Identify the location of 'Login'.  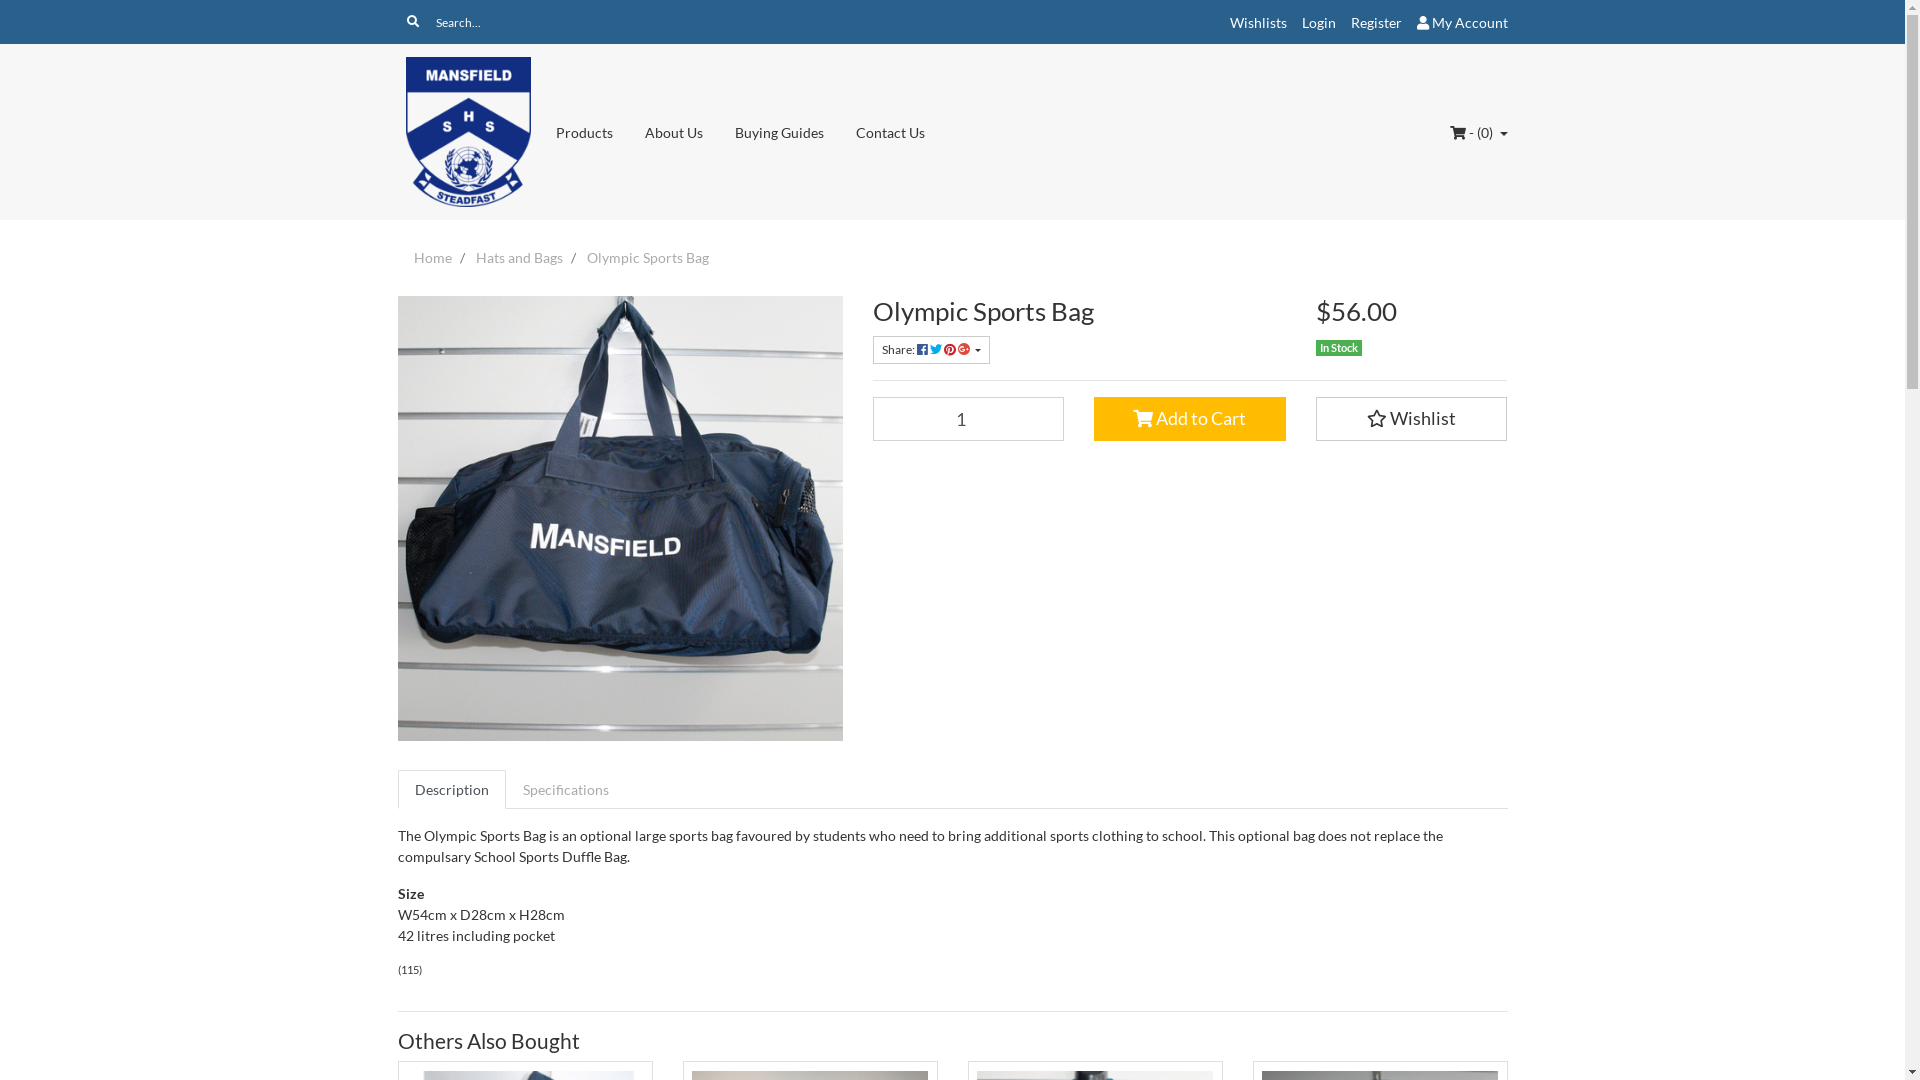
(1319, 22).